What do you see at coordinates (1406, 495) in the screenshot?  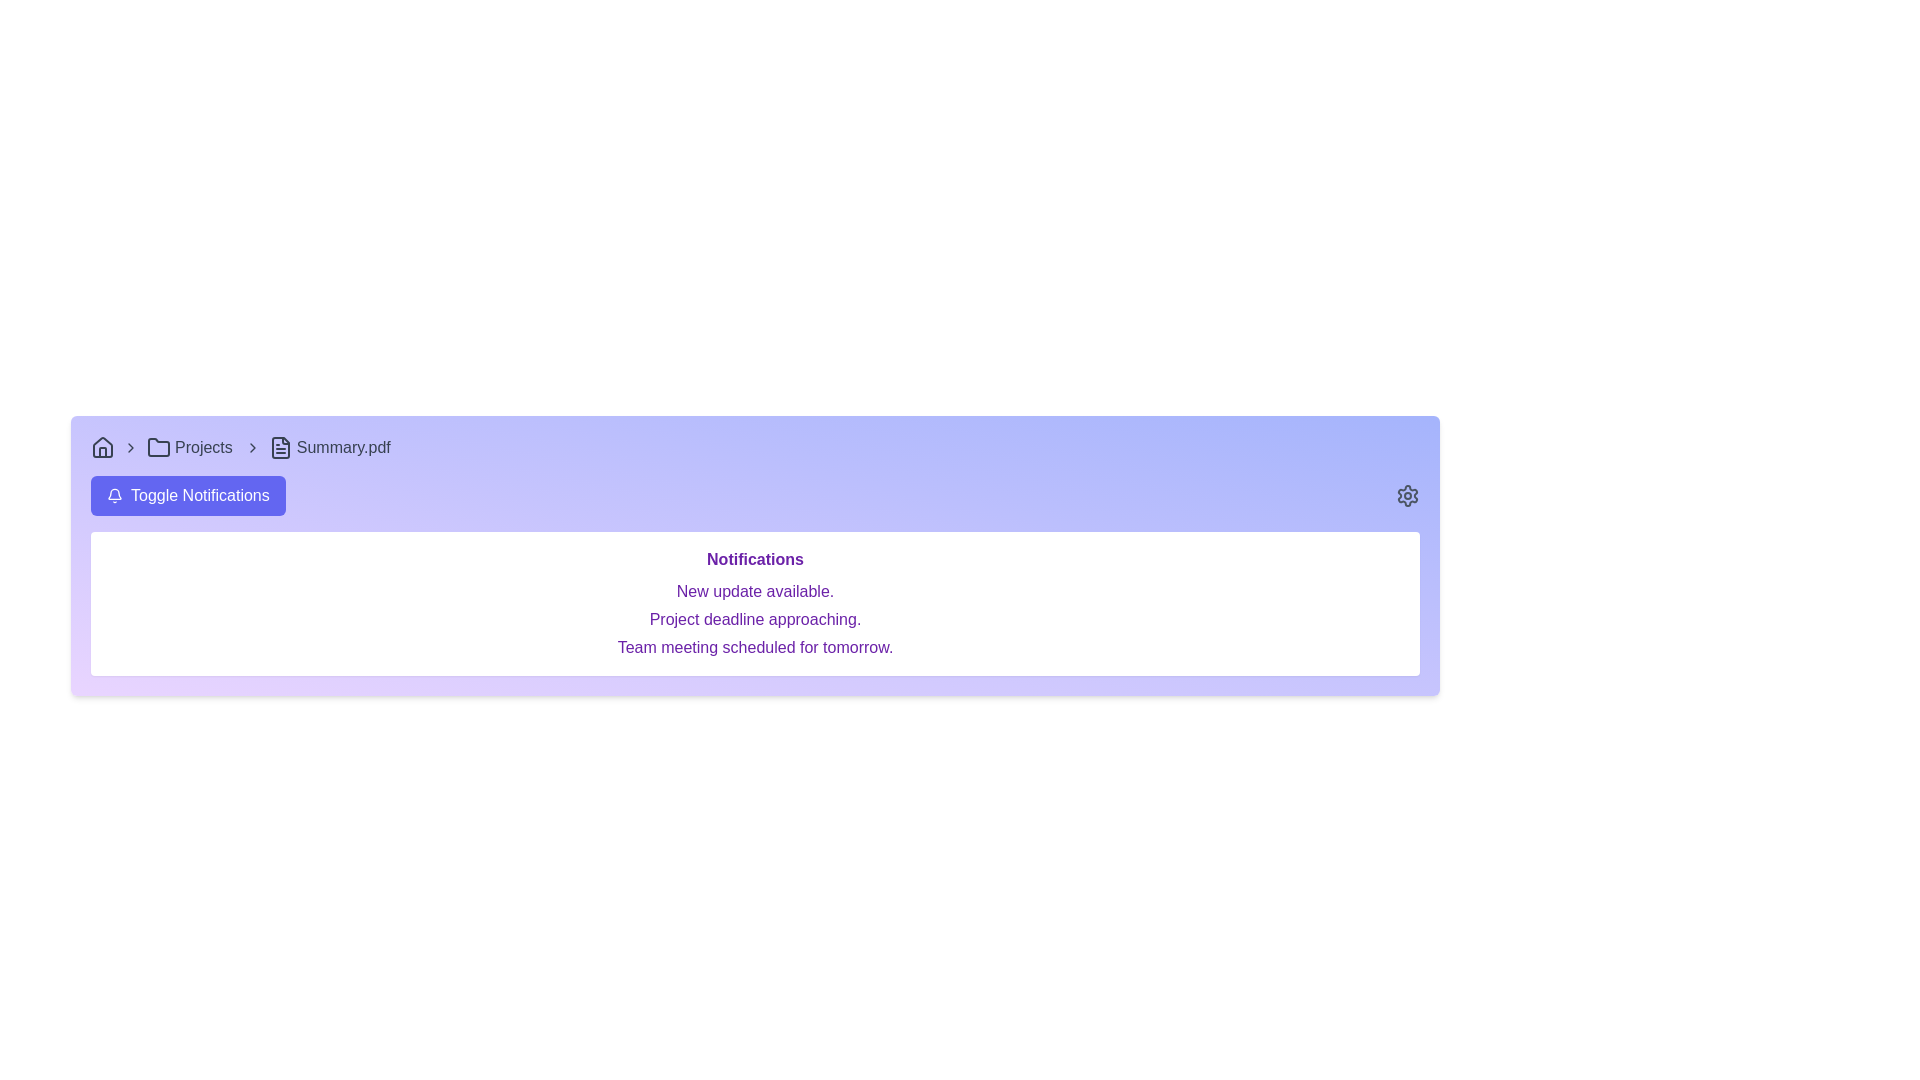 I see `the settings icon located at the top-right corner of the interface` at bounding box center [1406, 495].